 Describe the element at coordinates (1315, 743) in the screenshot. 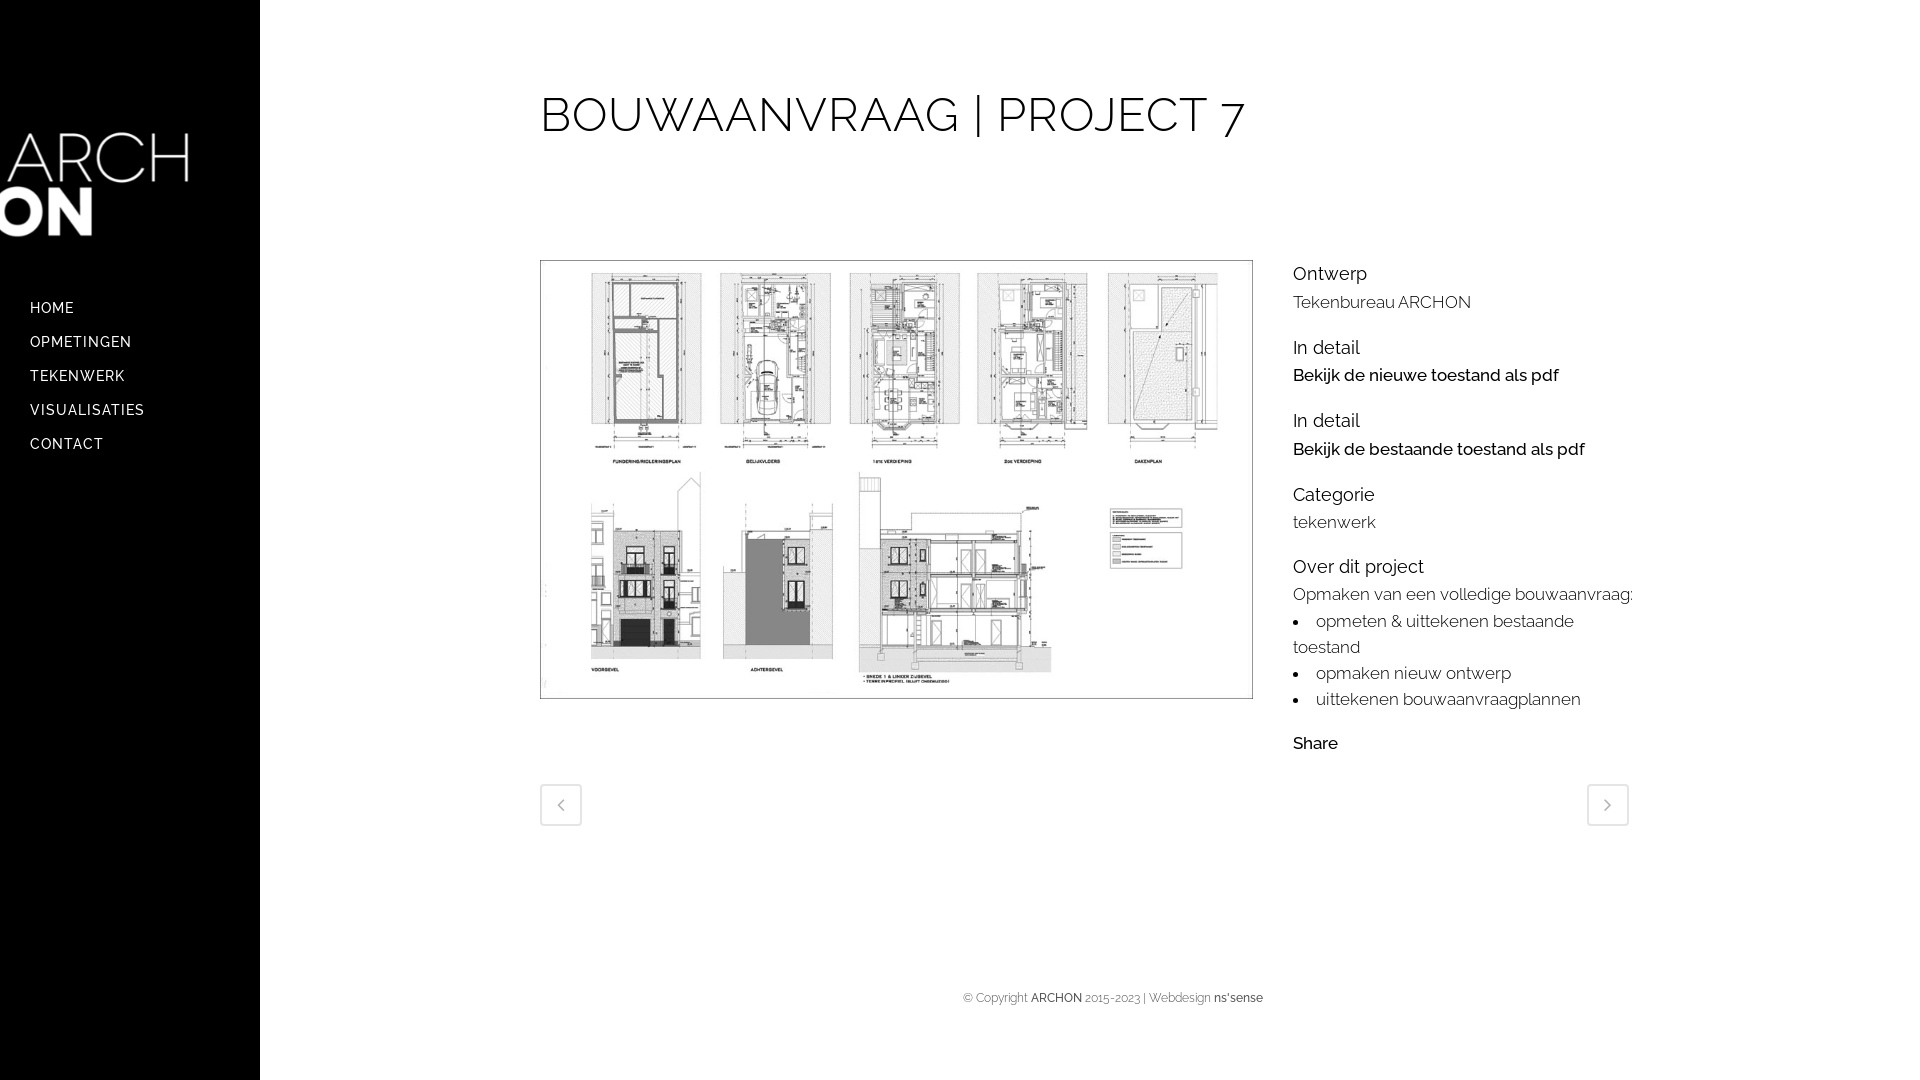

I see `'Share'` at that location.